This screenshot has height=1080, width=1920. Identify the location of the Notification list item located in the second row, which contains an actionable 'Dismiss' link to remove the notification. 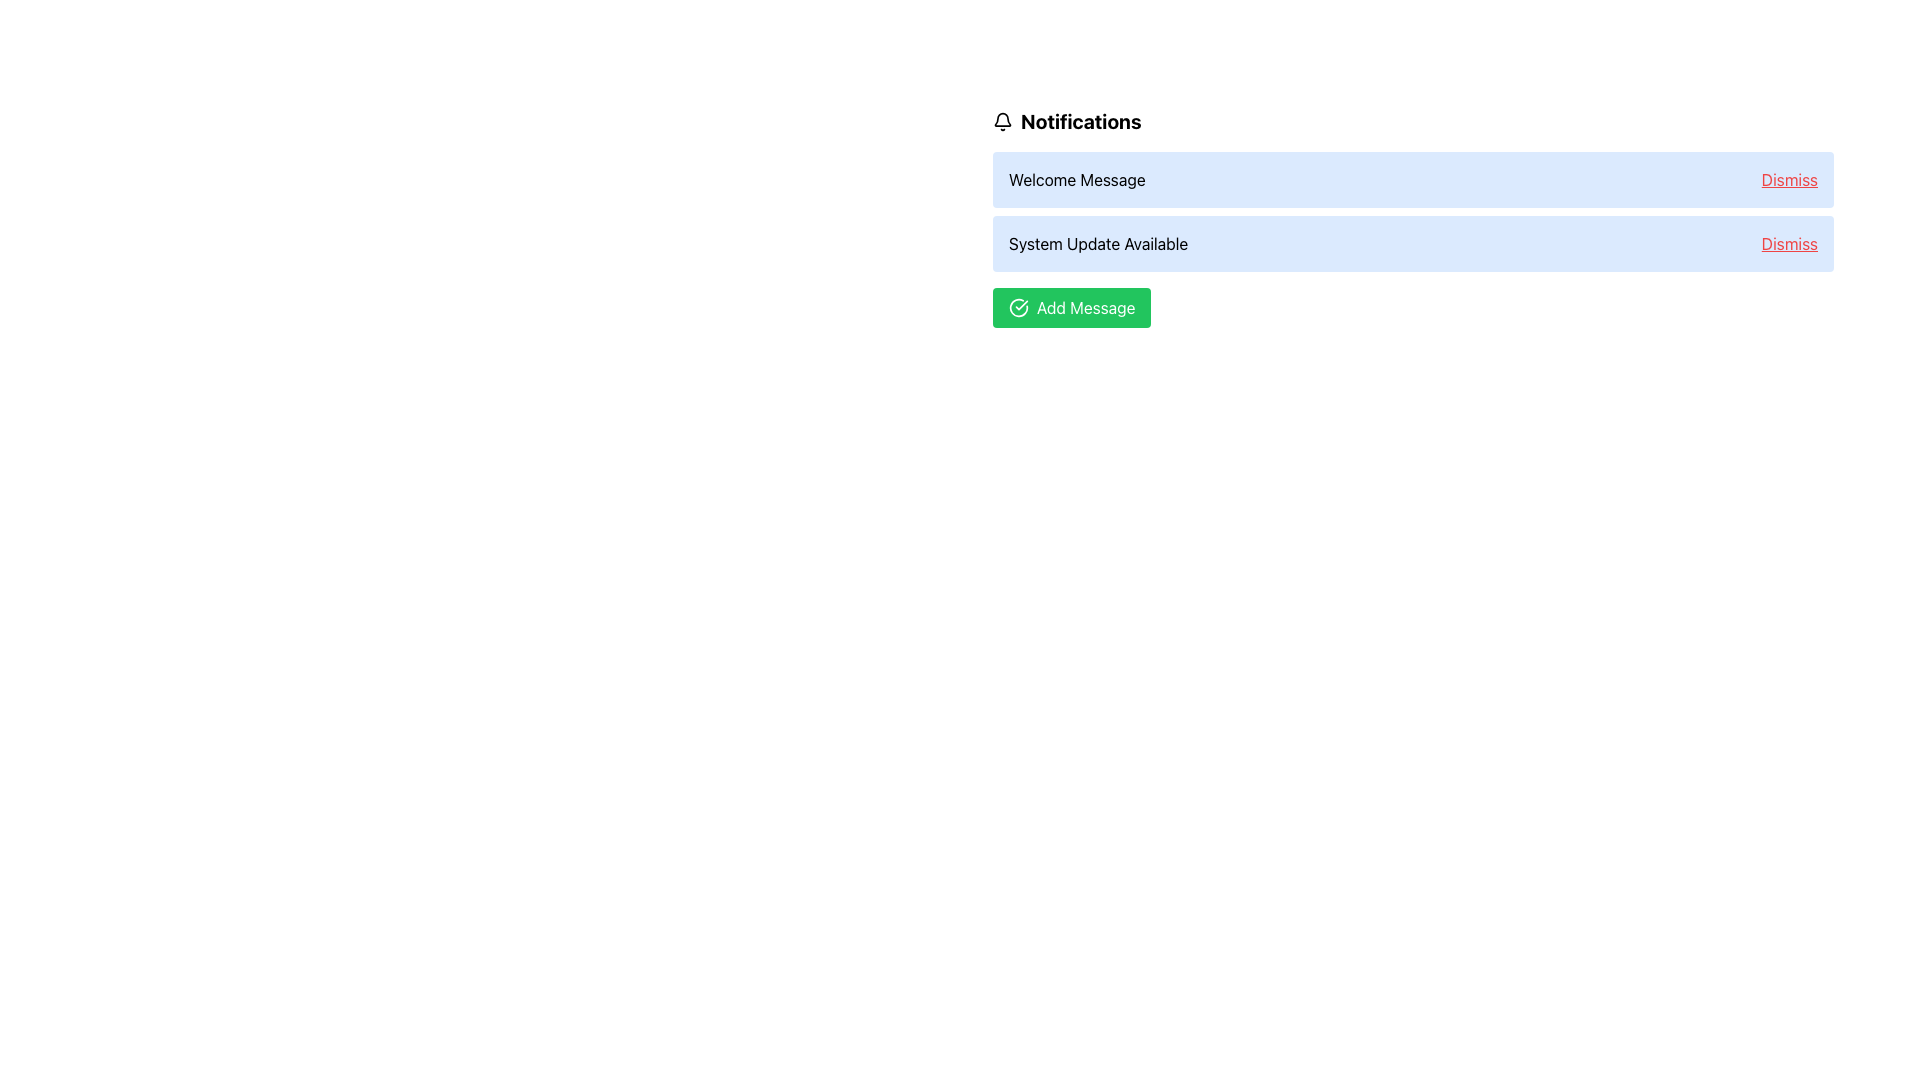
(1412, 218).